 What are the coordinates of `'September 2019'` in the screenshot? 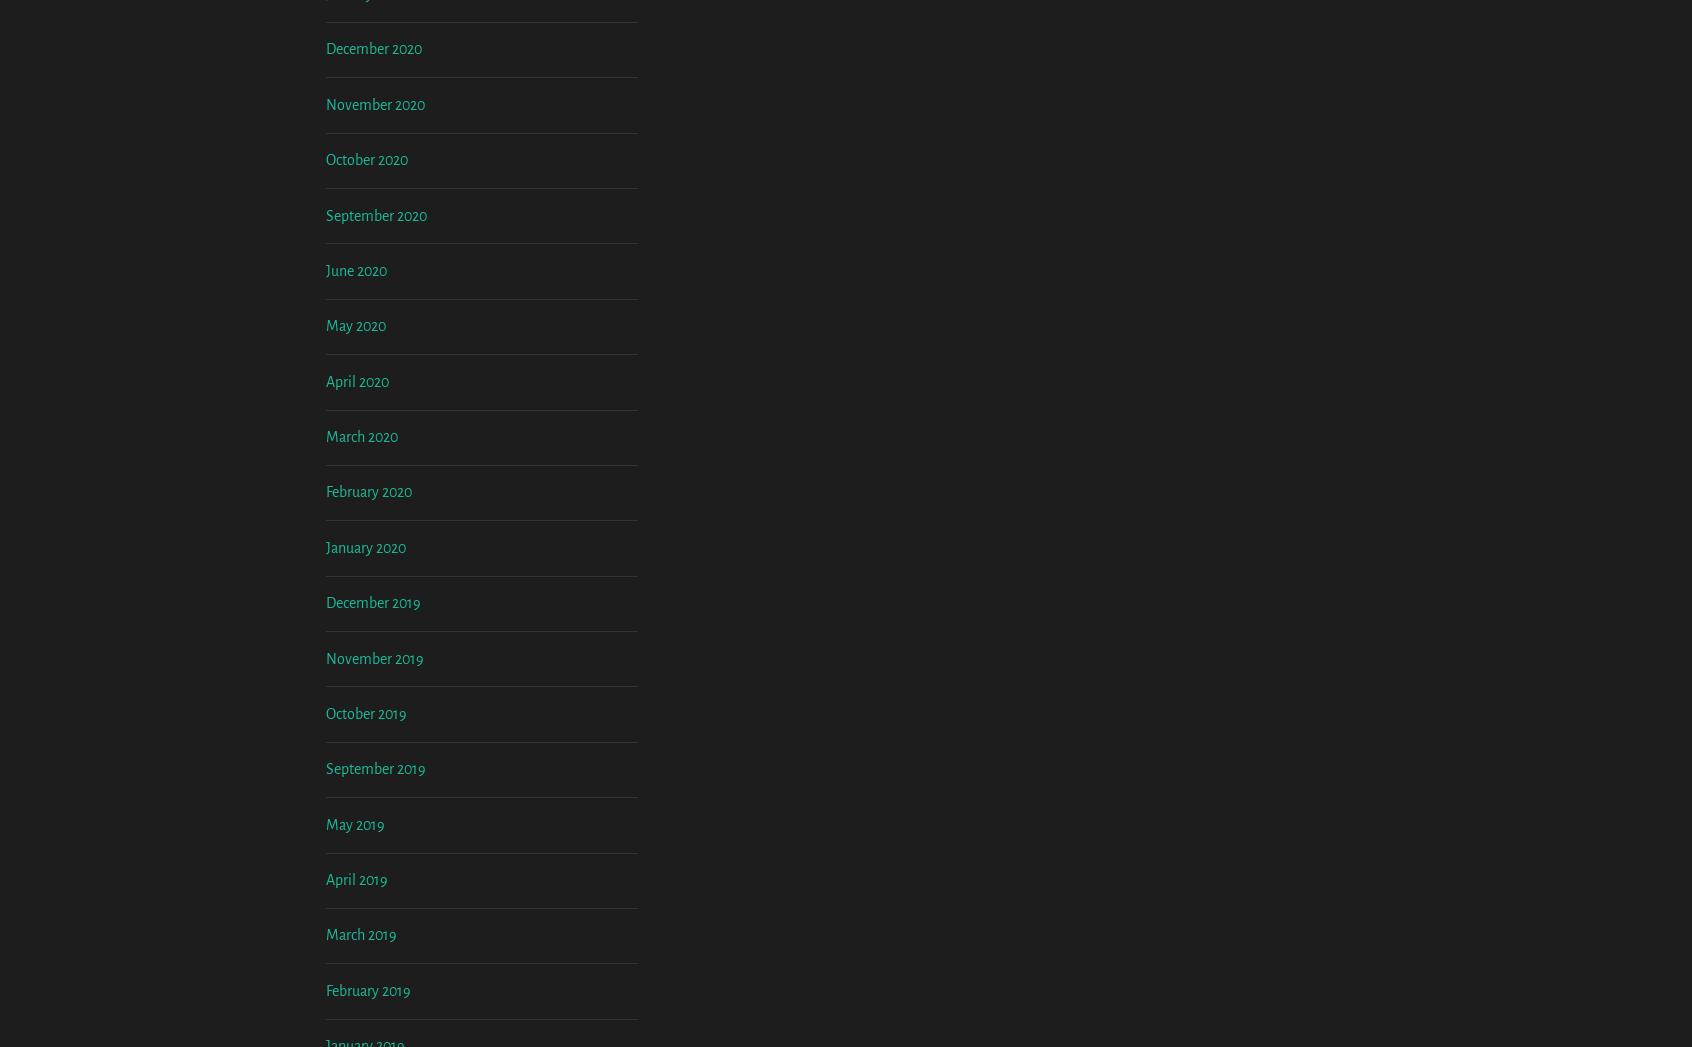 It's located at (375, 934).